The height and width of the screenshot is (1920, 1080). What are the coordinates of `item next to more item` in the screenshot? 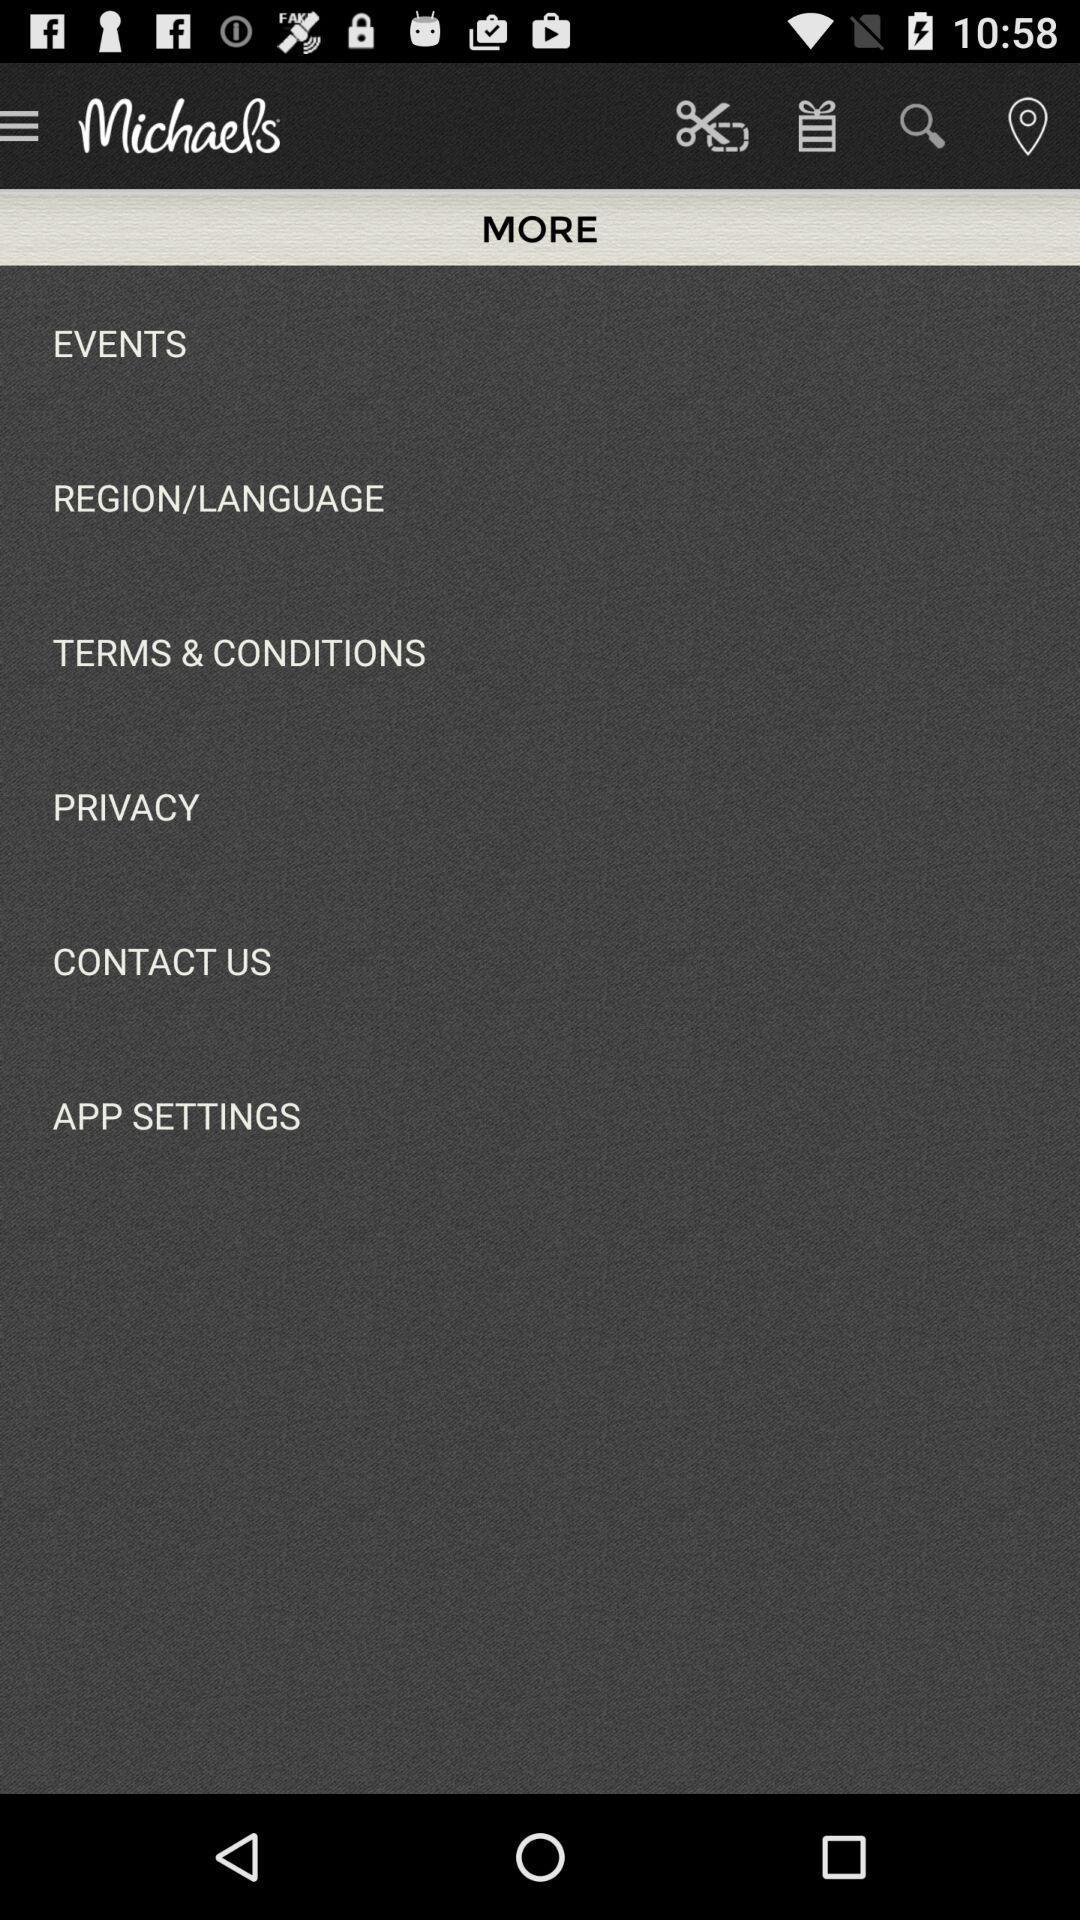 It's located at (711, 124).